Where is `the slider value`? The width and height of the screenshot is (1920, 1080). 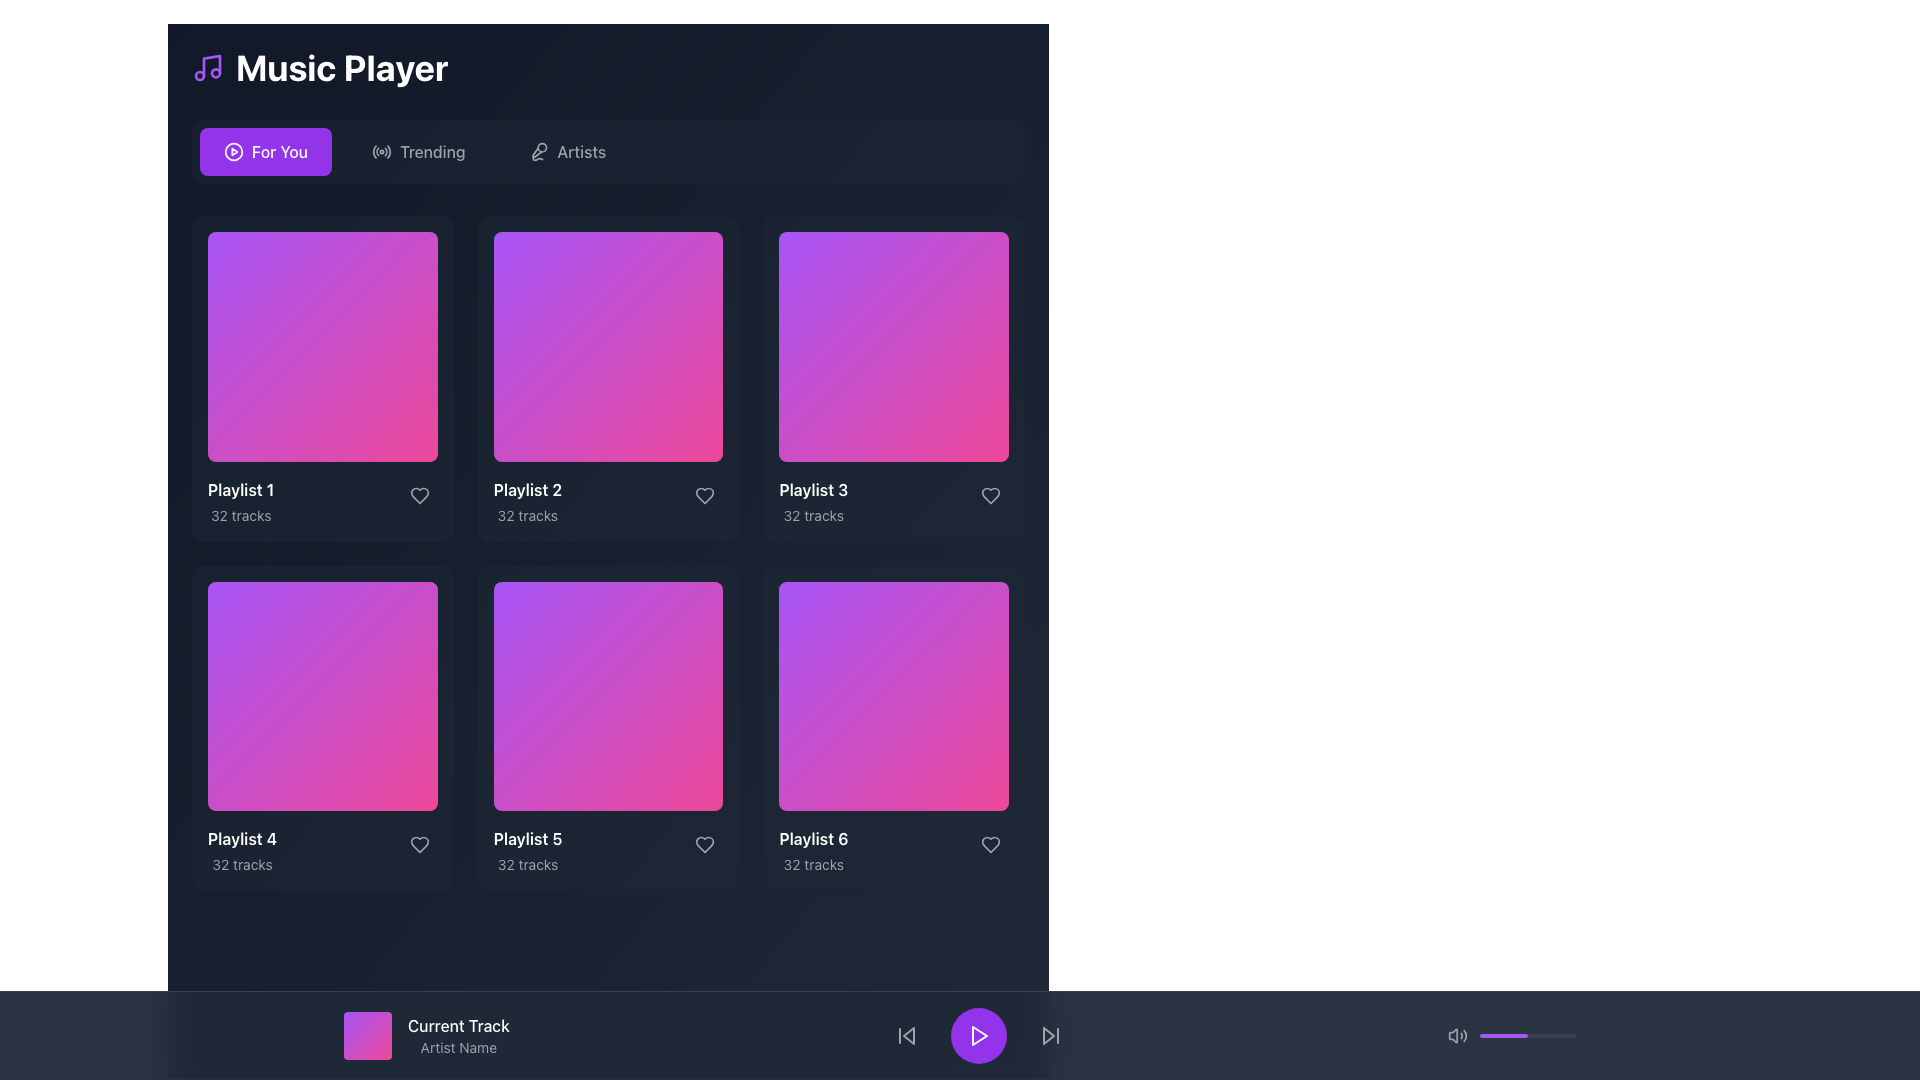 the slider value is located at coordinates (1488, 1035).